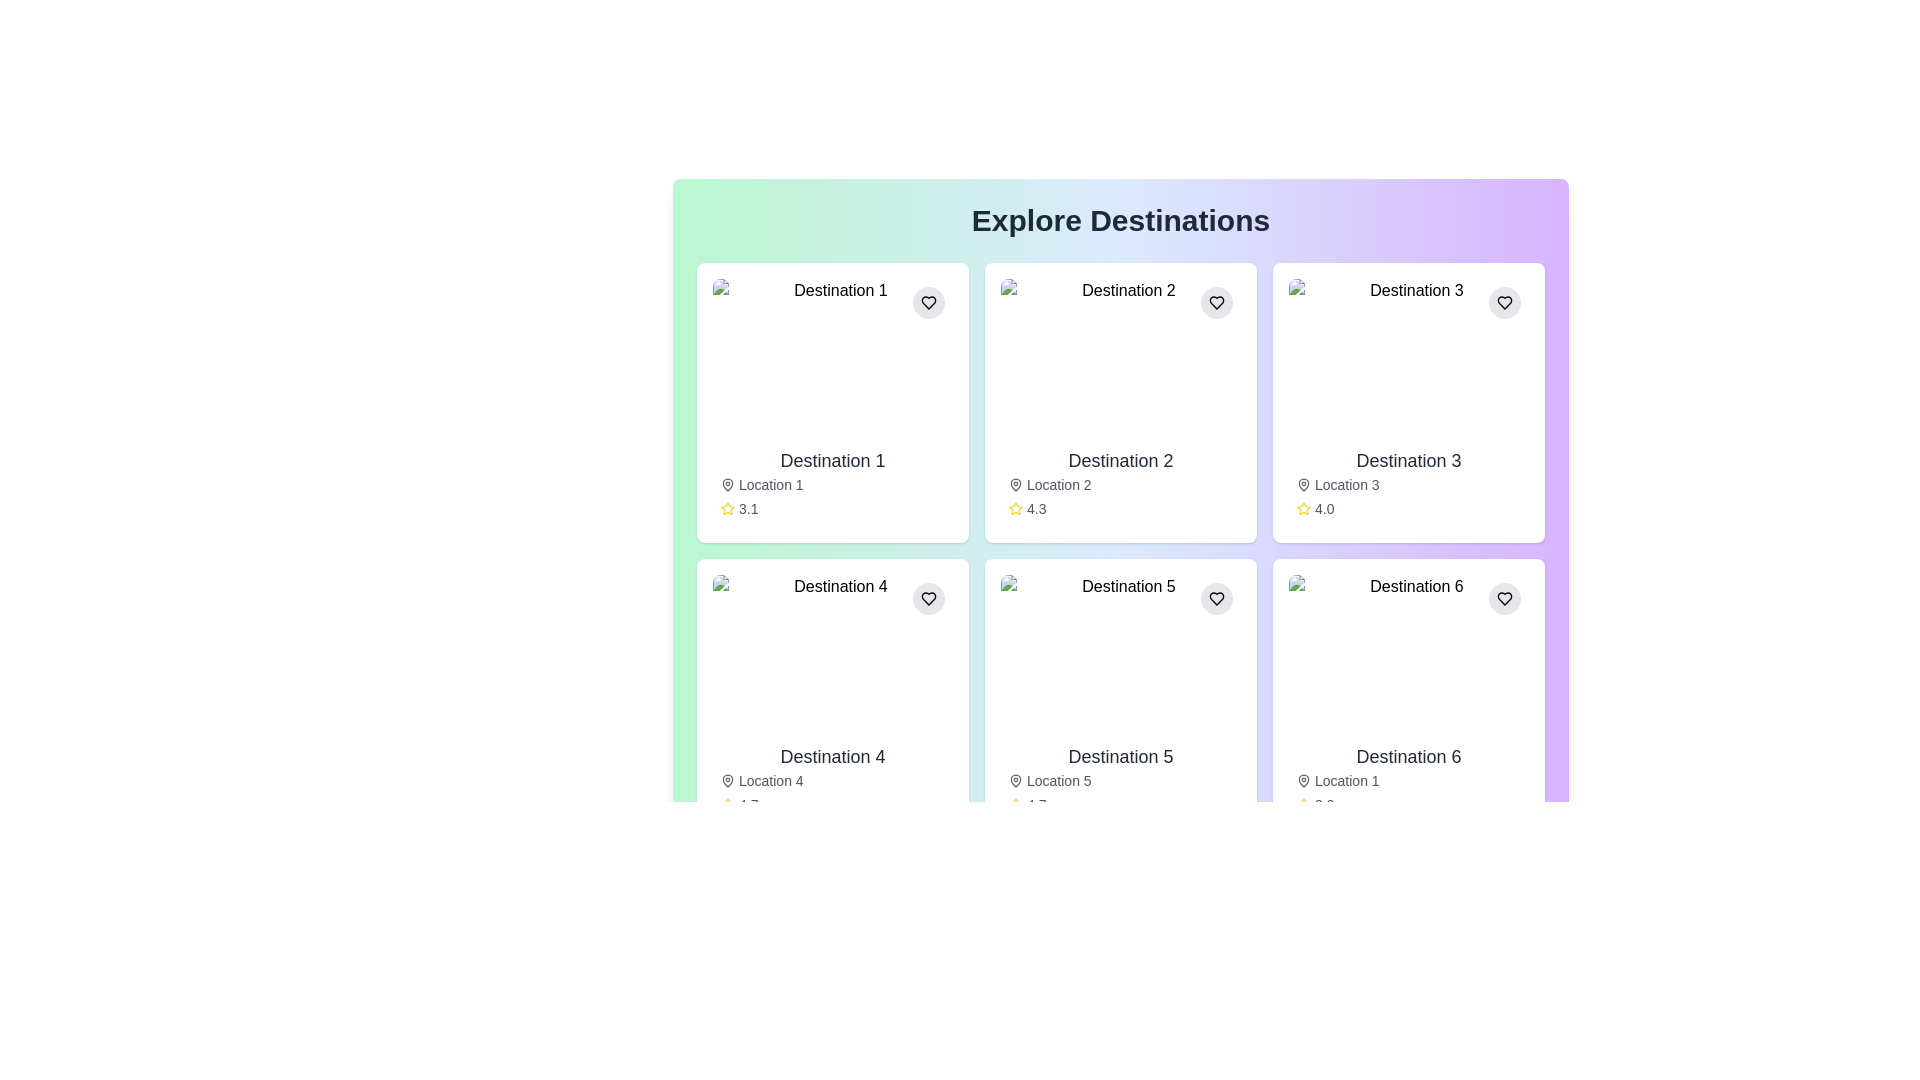 The image size is (1920, 1080). Describe the element at coordinates (1216, 303) in the screenshot. I see `the favorite icon located in the top-right corner of the 'Destination 2' tile` at that location.